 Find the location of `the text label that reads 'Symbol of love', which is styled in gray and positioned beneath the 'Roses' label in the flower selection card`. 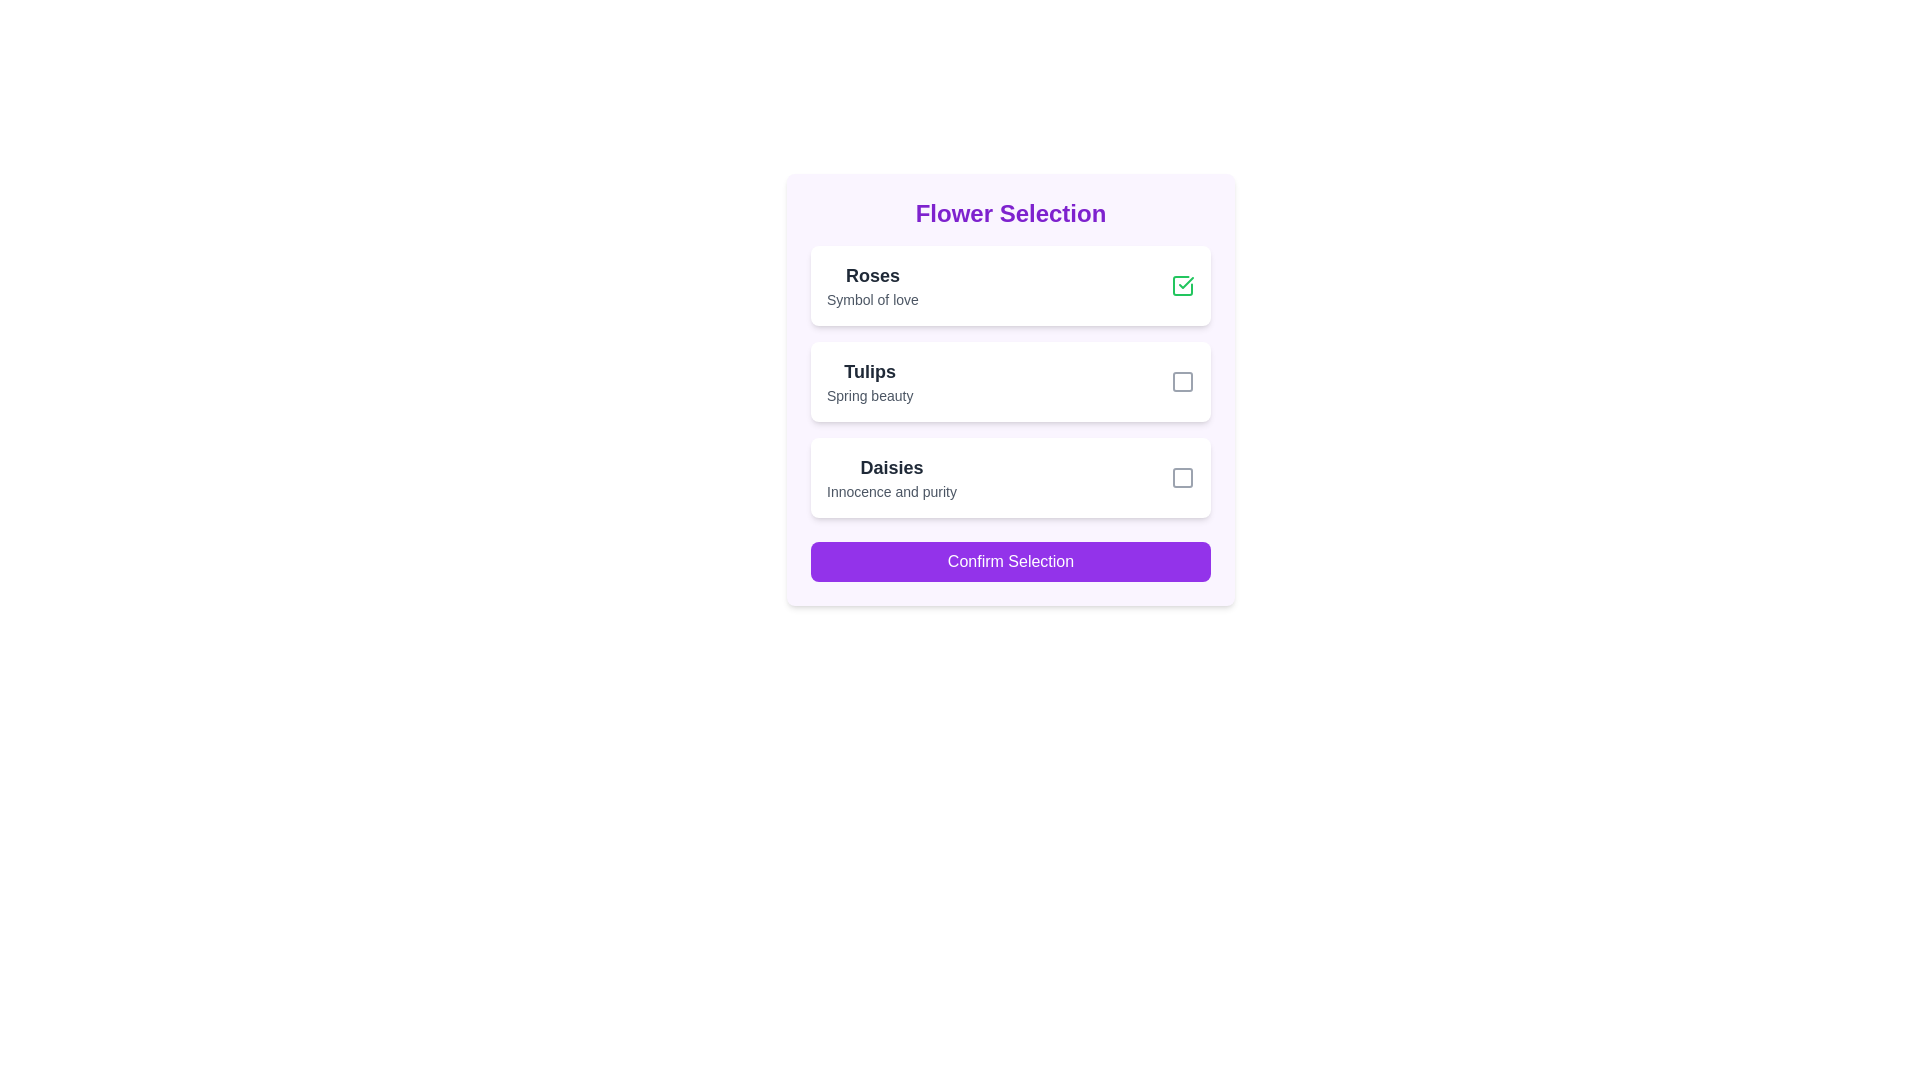

the text label that reads 'Symbol of love', which is styled in gray and positioned beneath the 'Roses' label in the flower selection card is located at coordinates (872, 300).